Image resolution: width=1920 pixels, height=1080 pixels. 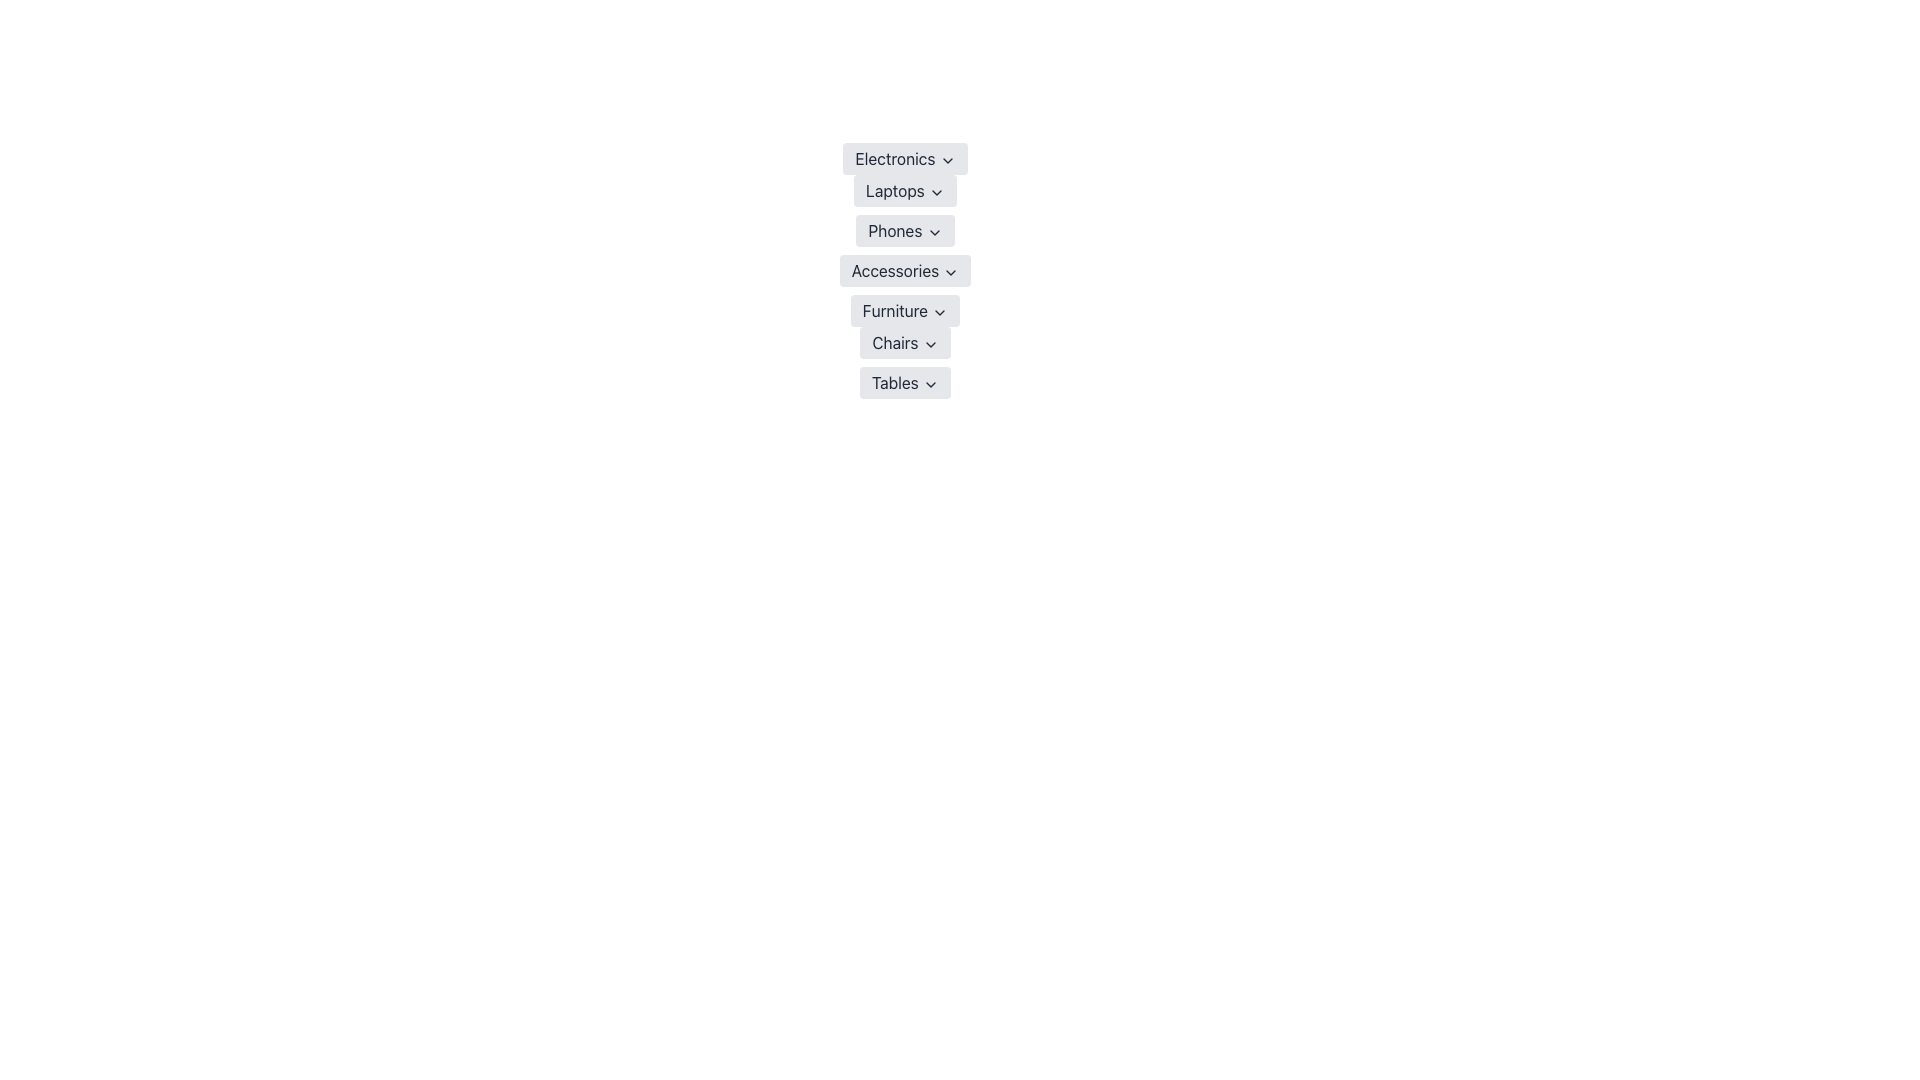 What do you see at coordinates (904, 230) in the screenshot?
I see `the 'Phones' dropdown button, which is the third item in the category list` at bounding box center [904, 230].